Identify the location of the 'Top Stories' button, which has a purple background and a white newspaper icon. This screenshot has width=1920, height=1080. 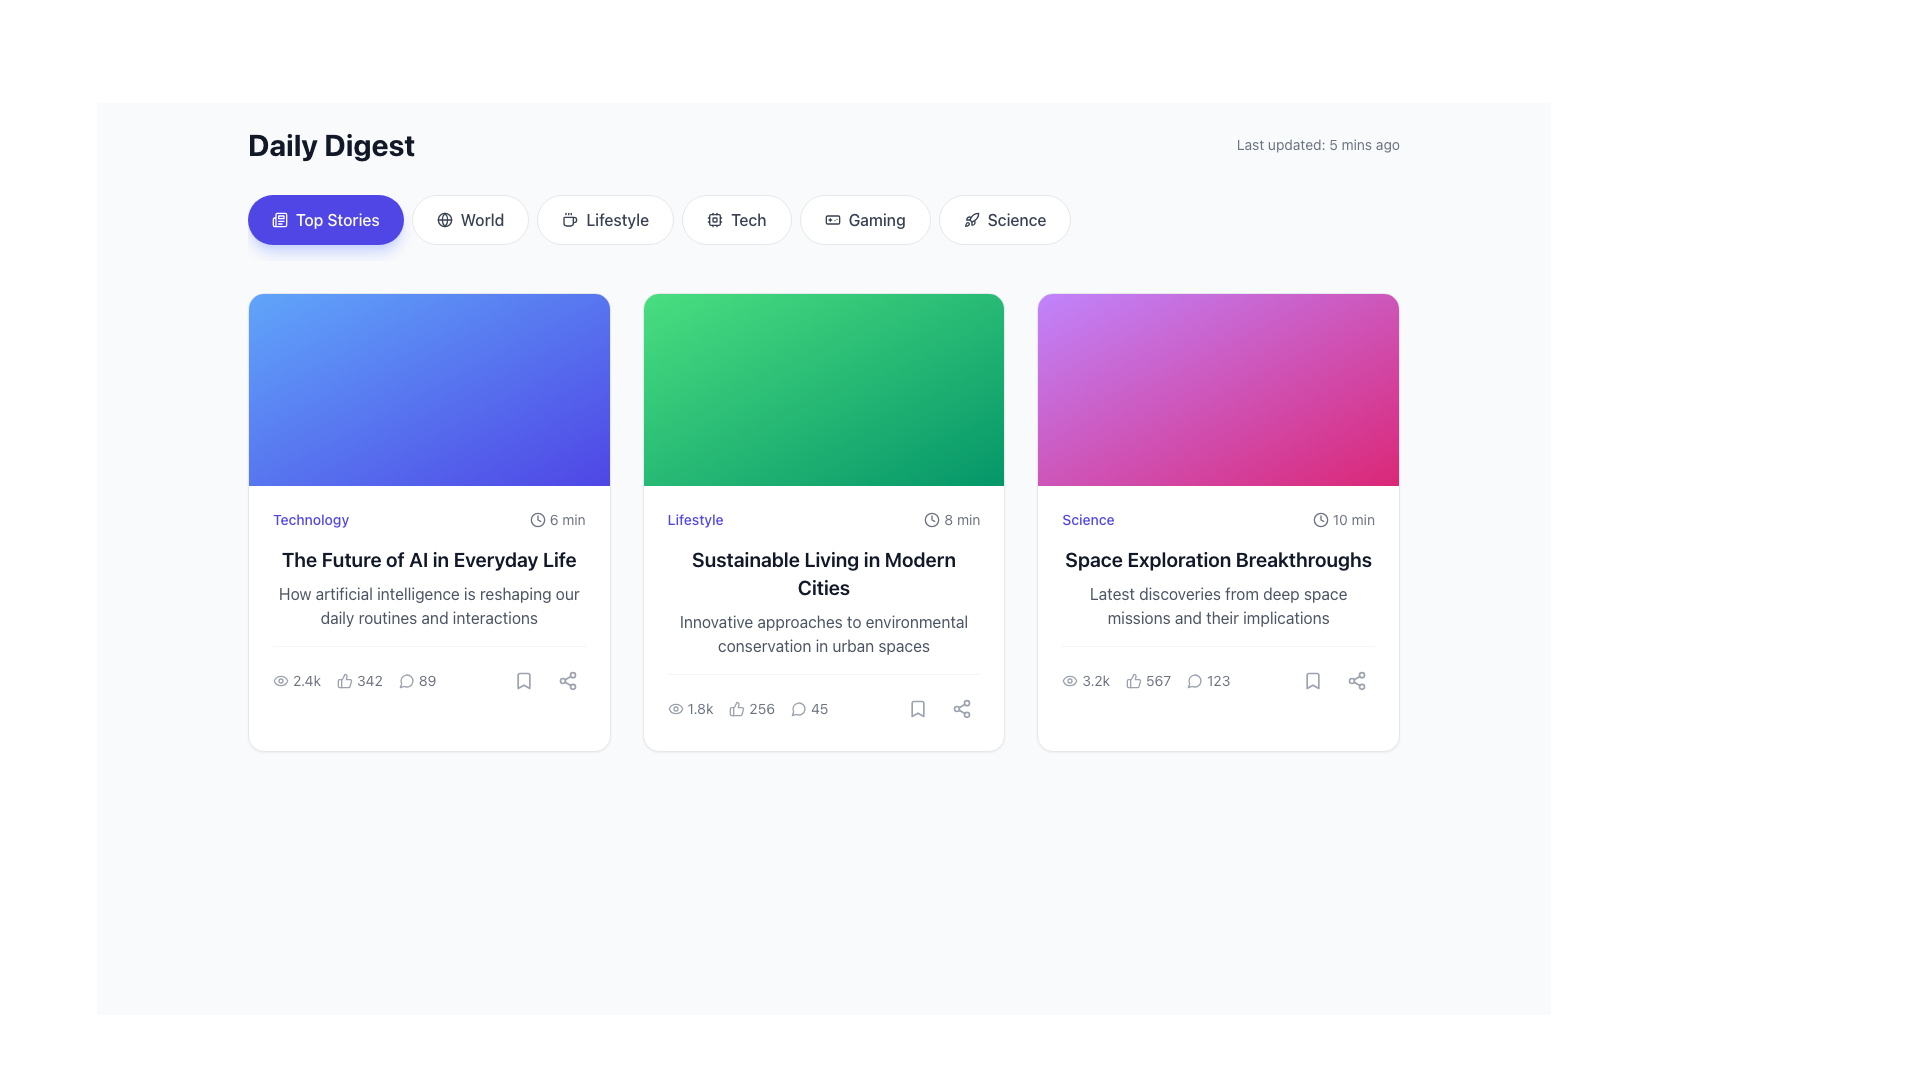
(325, 219).